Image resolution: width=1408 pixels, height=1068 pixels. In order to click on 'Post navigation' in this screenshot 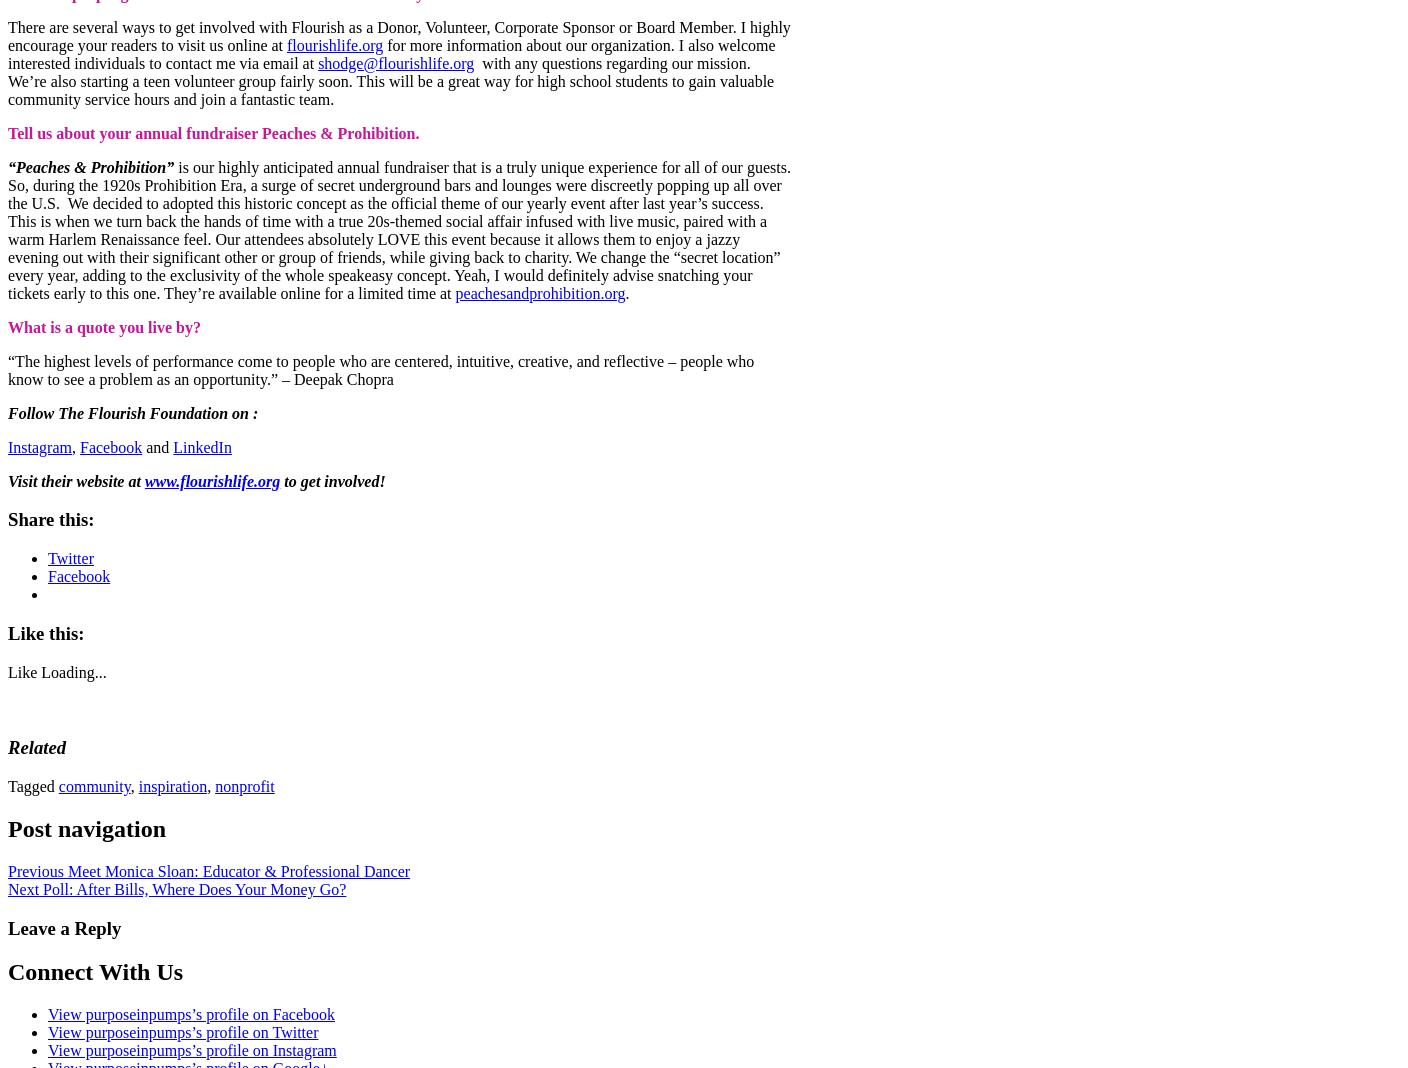, I will do `click(86, 827)`.